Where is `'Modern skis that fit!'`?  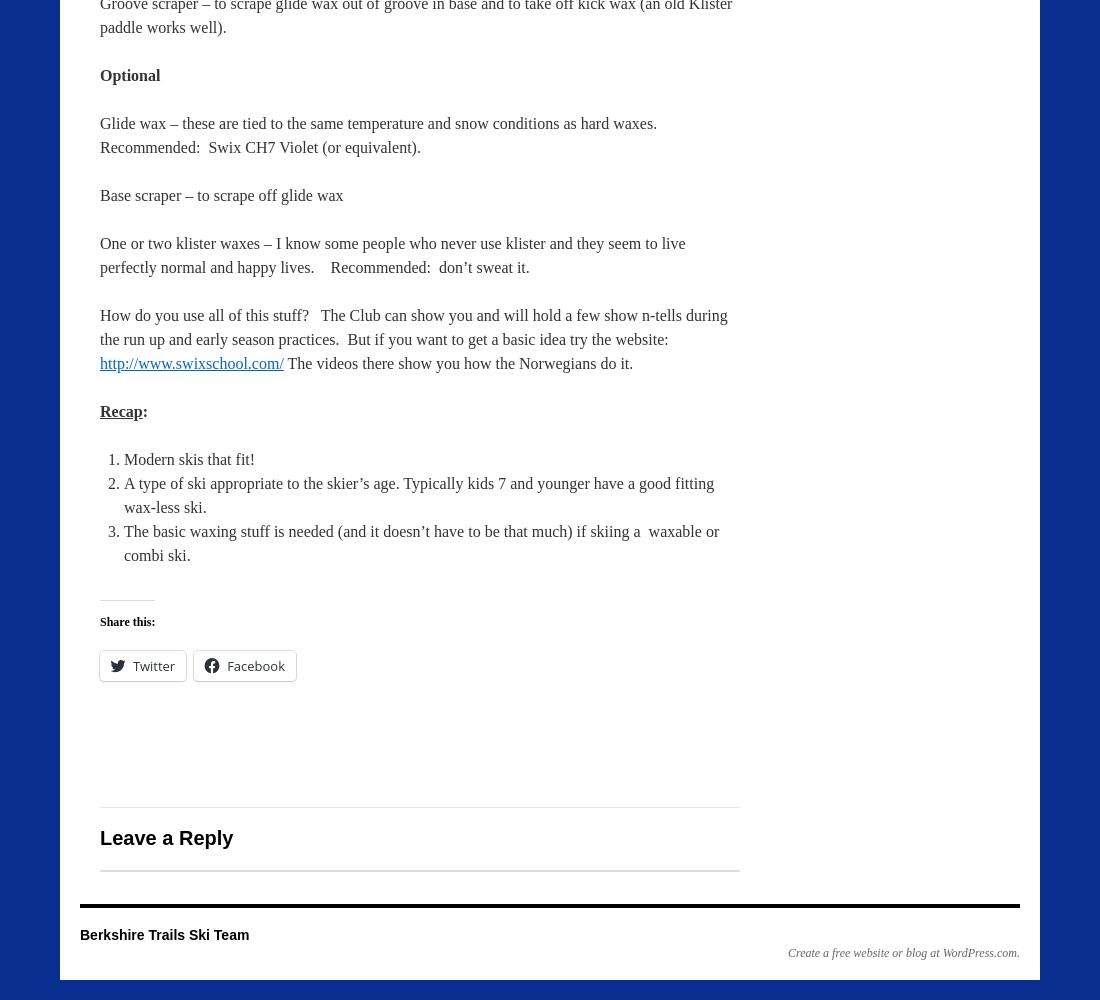 'Modern skis that fit!' is located at coordinates (188, 458).